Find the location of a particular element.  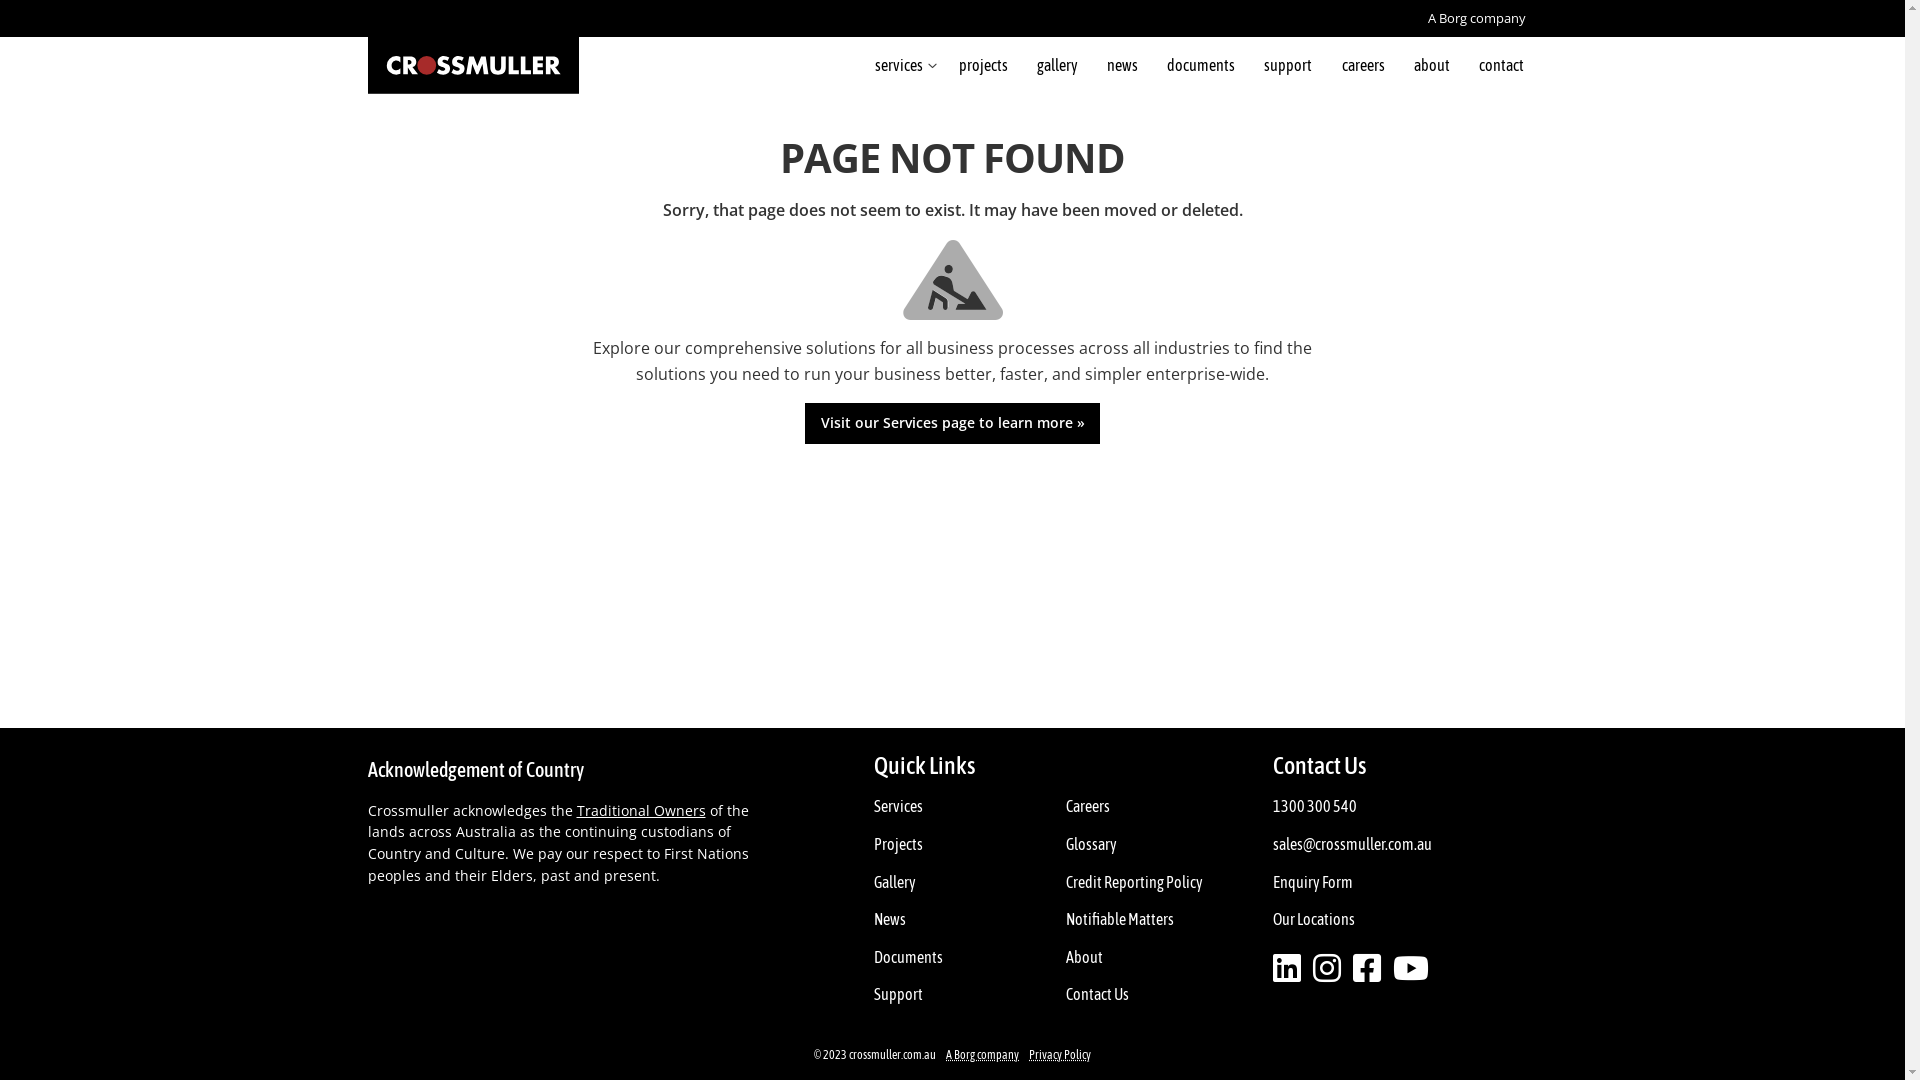

'Documents' is located at coordinates (907, 956).